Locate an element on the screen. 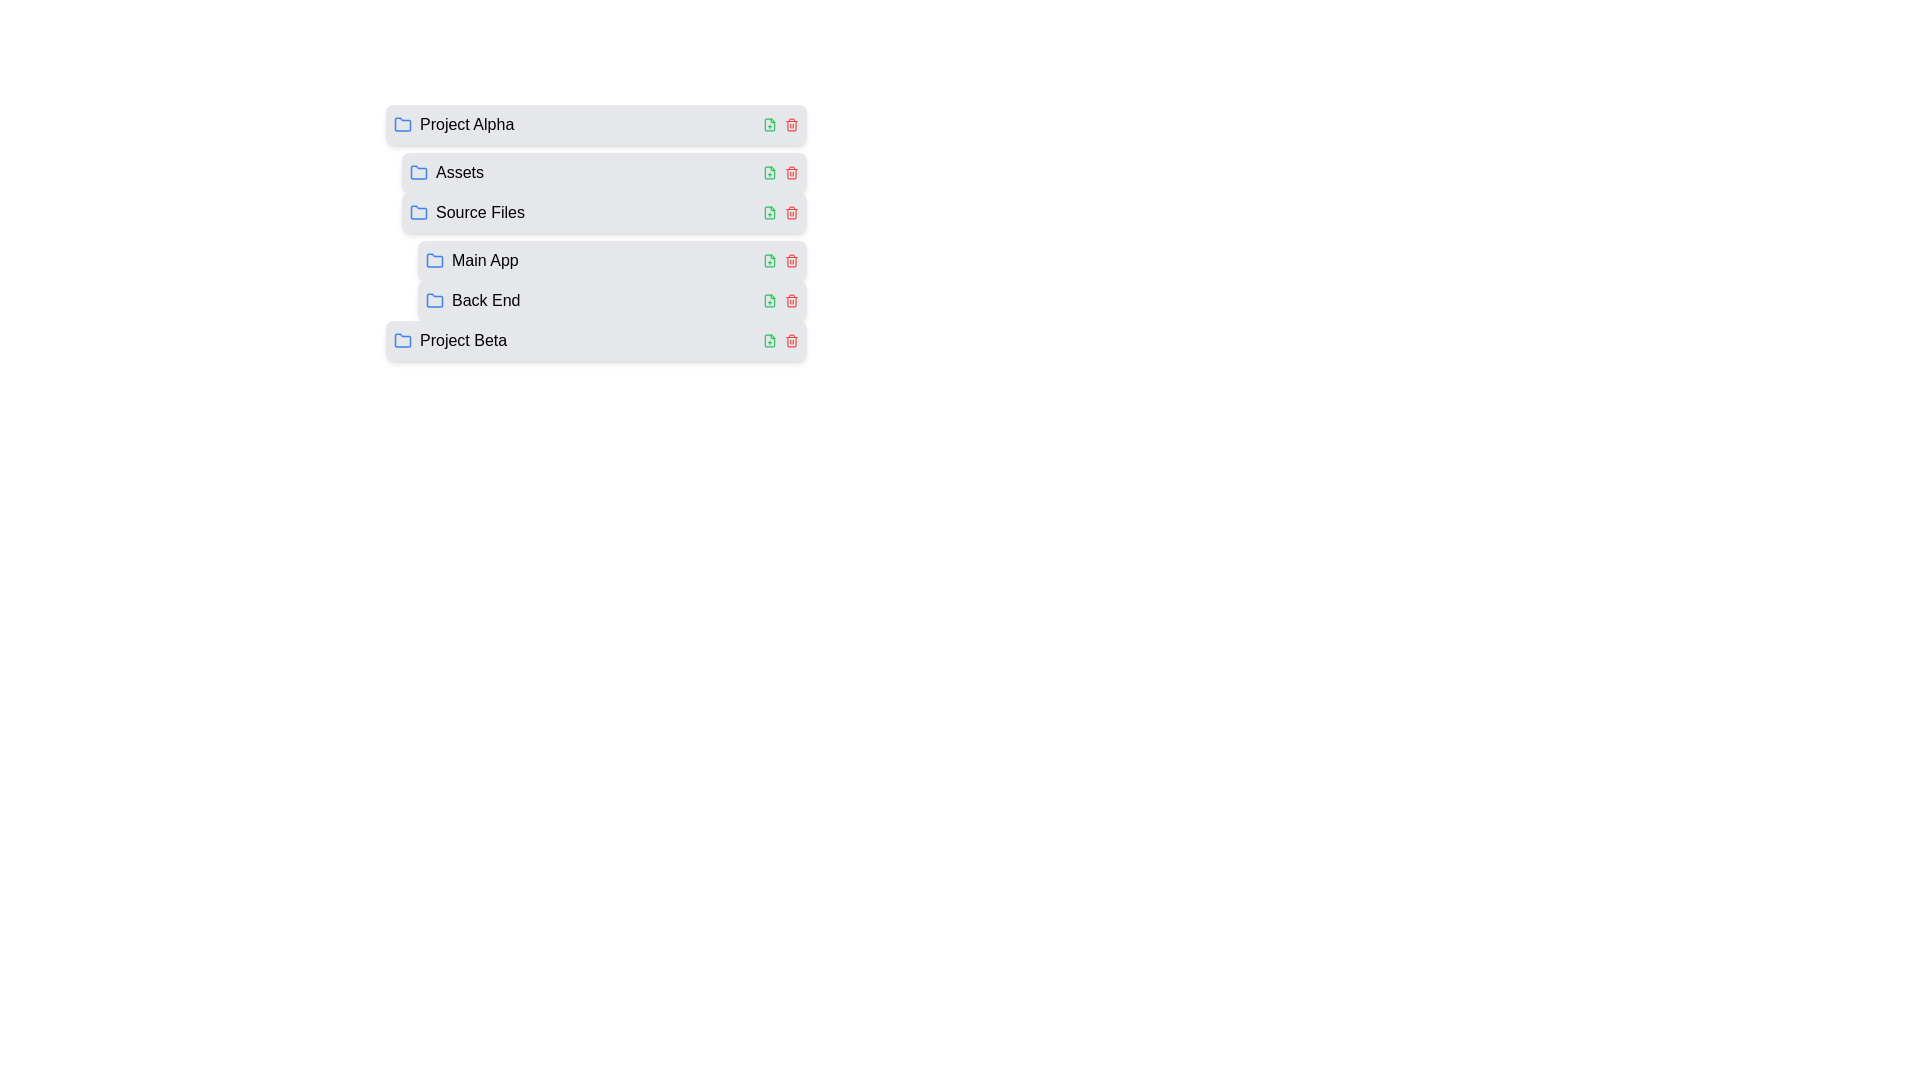 The width and height of the screenshot is (1920, 1080). the 'Back End' folder label within the nested directory under 'Main App' is located at coordinates (472, 300).